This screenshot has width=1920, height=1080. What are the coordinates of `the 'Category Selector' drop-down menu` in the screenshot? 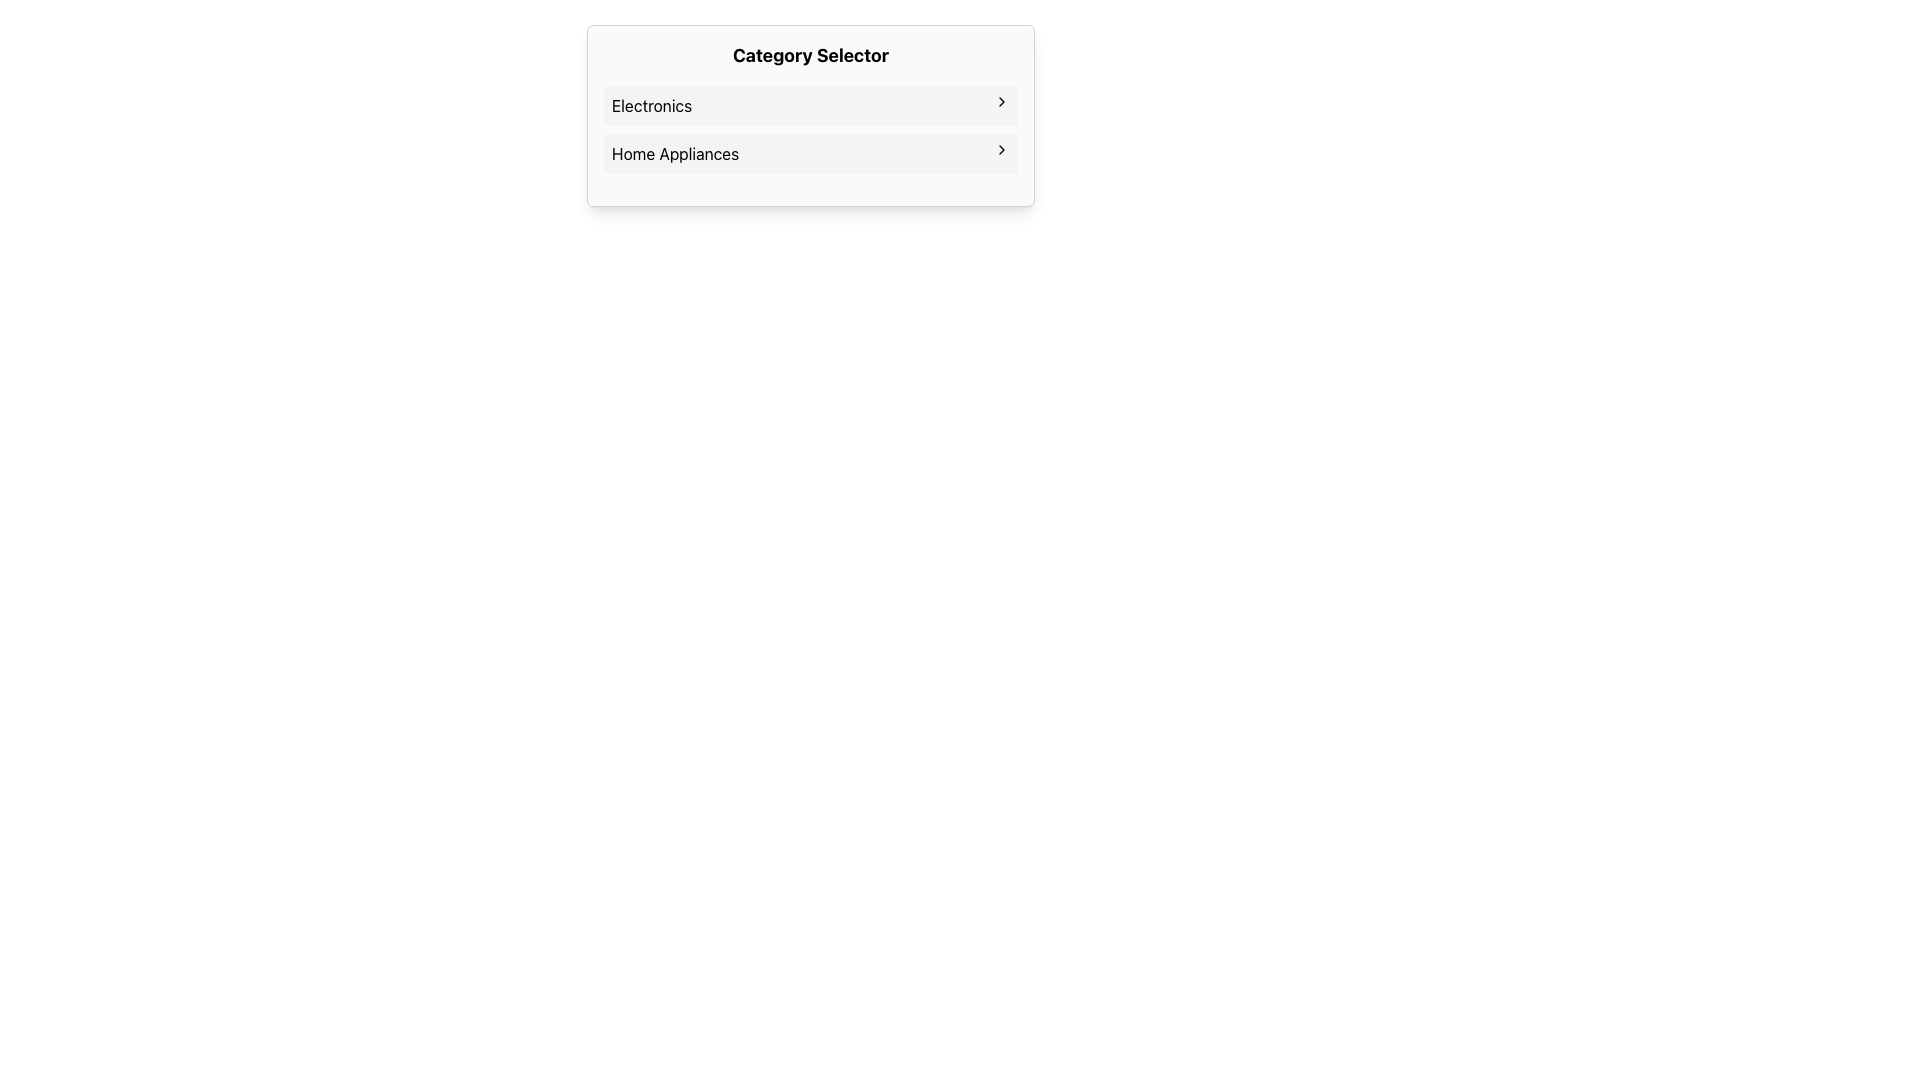 It's located at (811, 115).